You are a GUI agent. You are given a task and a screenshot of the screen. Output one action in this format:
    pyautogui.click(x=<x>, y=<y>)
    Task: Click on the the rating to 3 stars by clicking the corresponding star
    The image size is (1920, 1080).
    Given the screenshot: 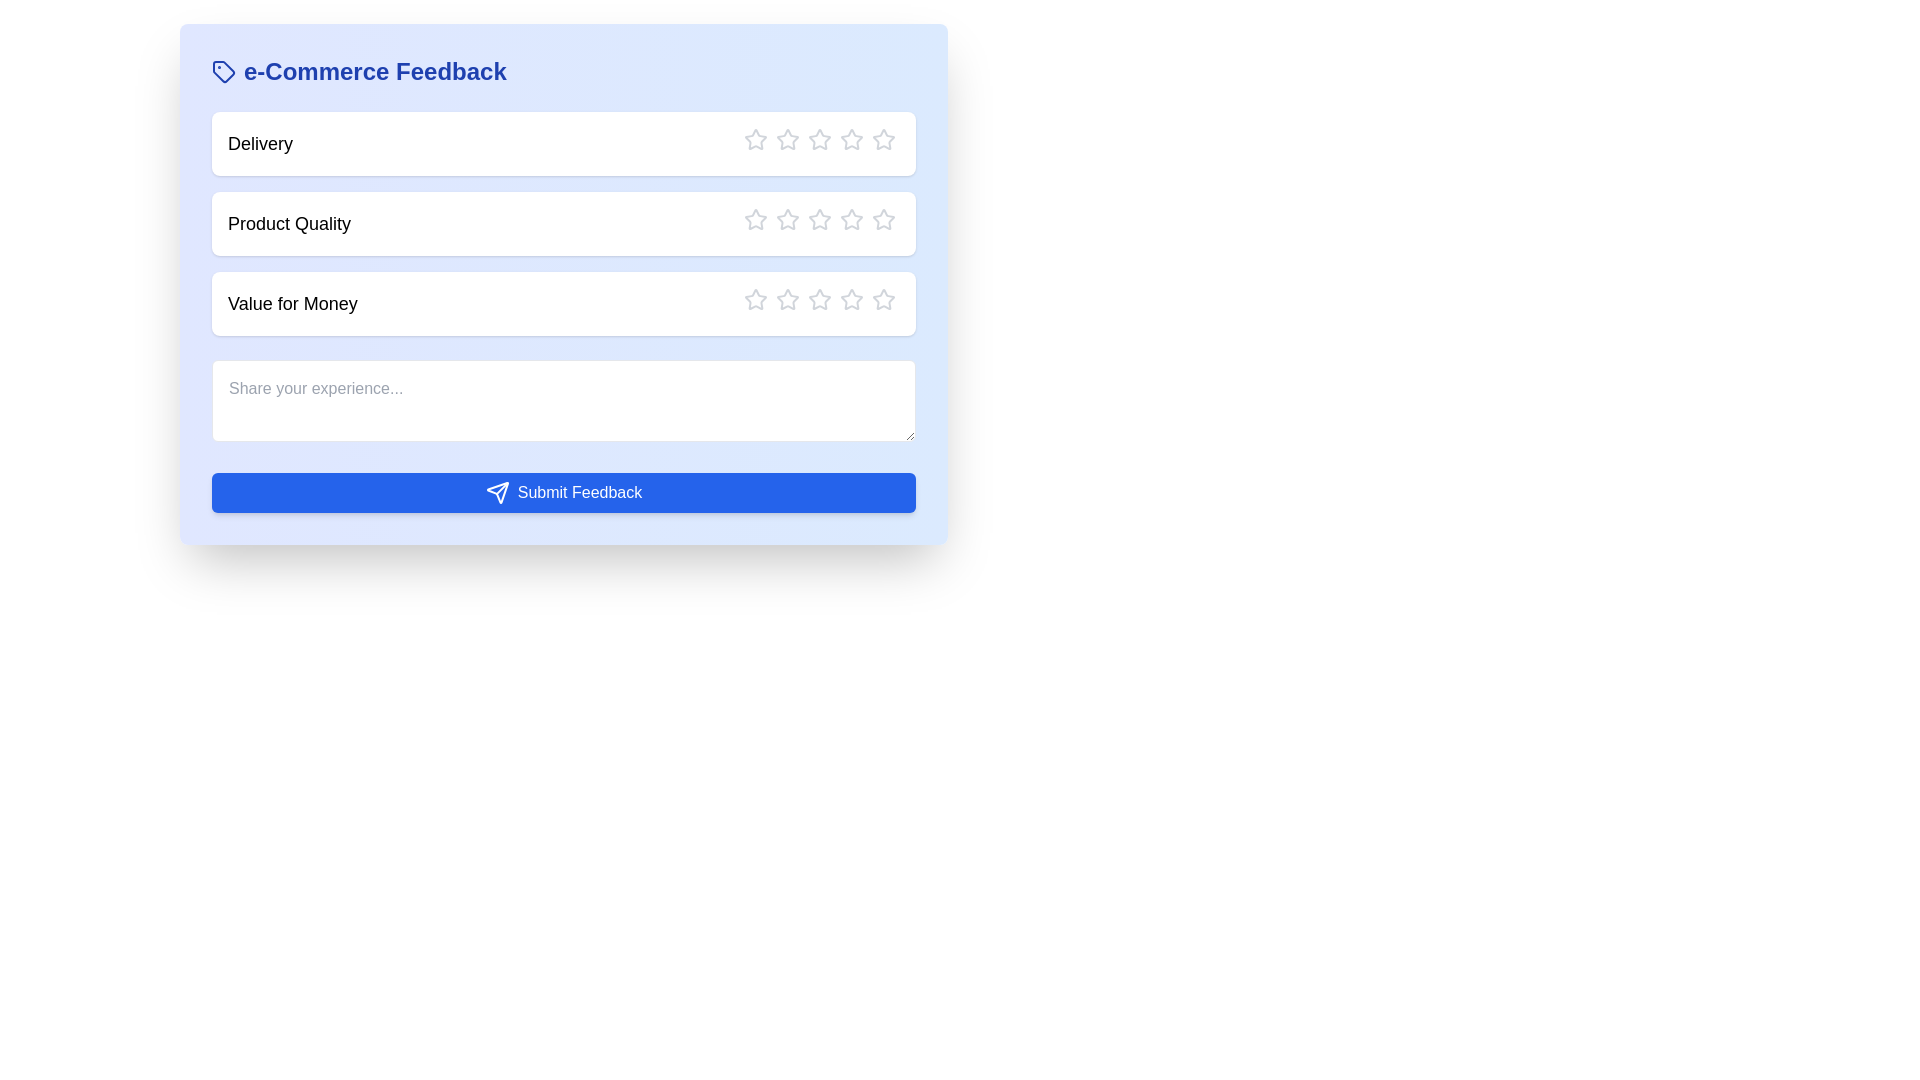 What is the action you would take?
    pyautogui.click(x=820, y=138)
    